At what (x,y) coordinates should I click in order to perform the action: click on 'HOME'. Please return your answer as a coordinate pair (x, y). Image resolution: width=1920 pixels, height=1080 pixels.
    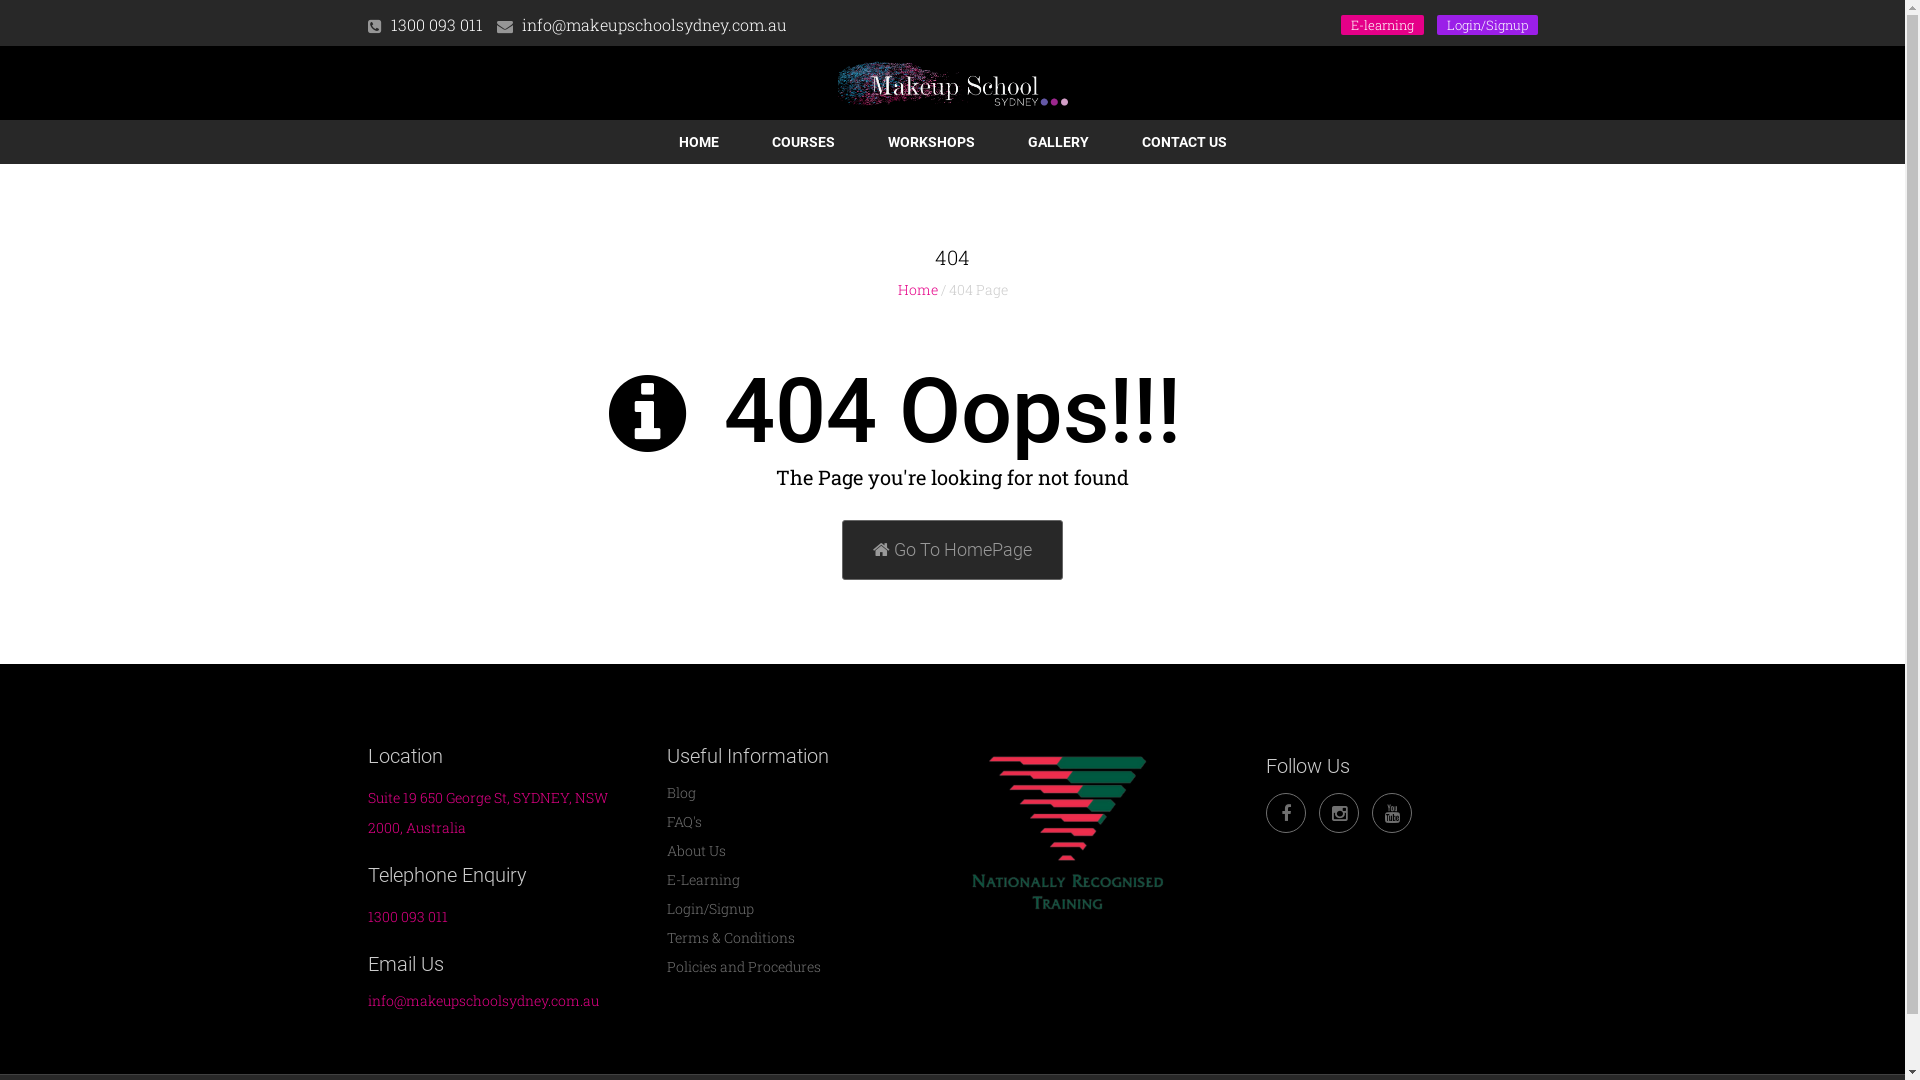
    Looking at the image, I should click on (697, 141).